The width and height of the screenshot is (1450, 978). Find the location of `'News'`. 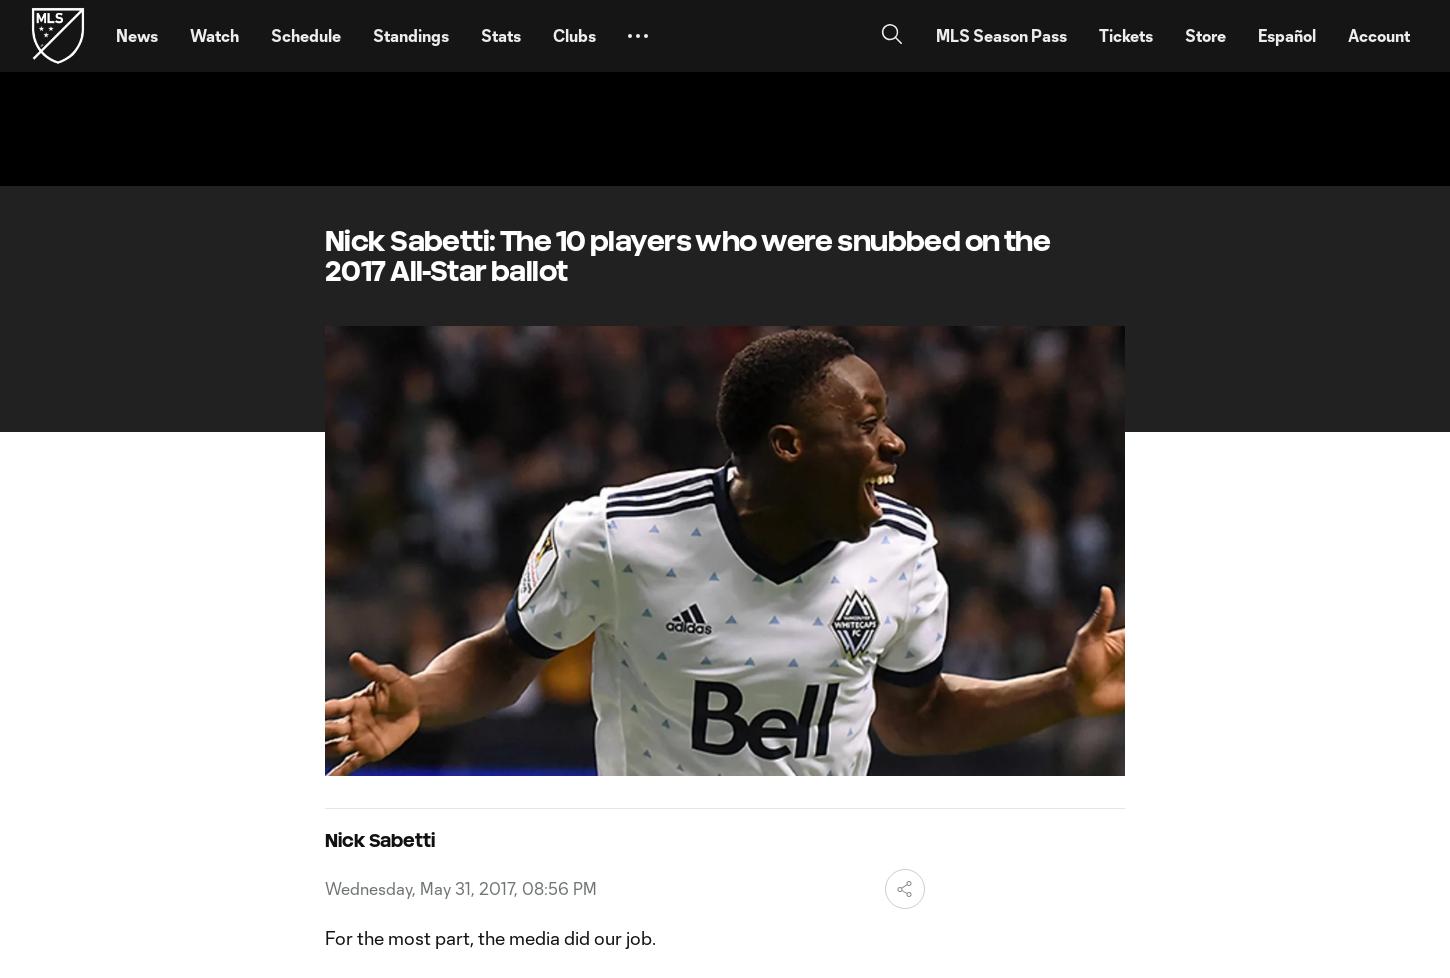

'News' is located at coordinates (136, 35).